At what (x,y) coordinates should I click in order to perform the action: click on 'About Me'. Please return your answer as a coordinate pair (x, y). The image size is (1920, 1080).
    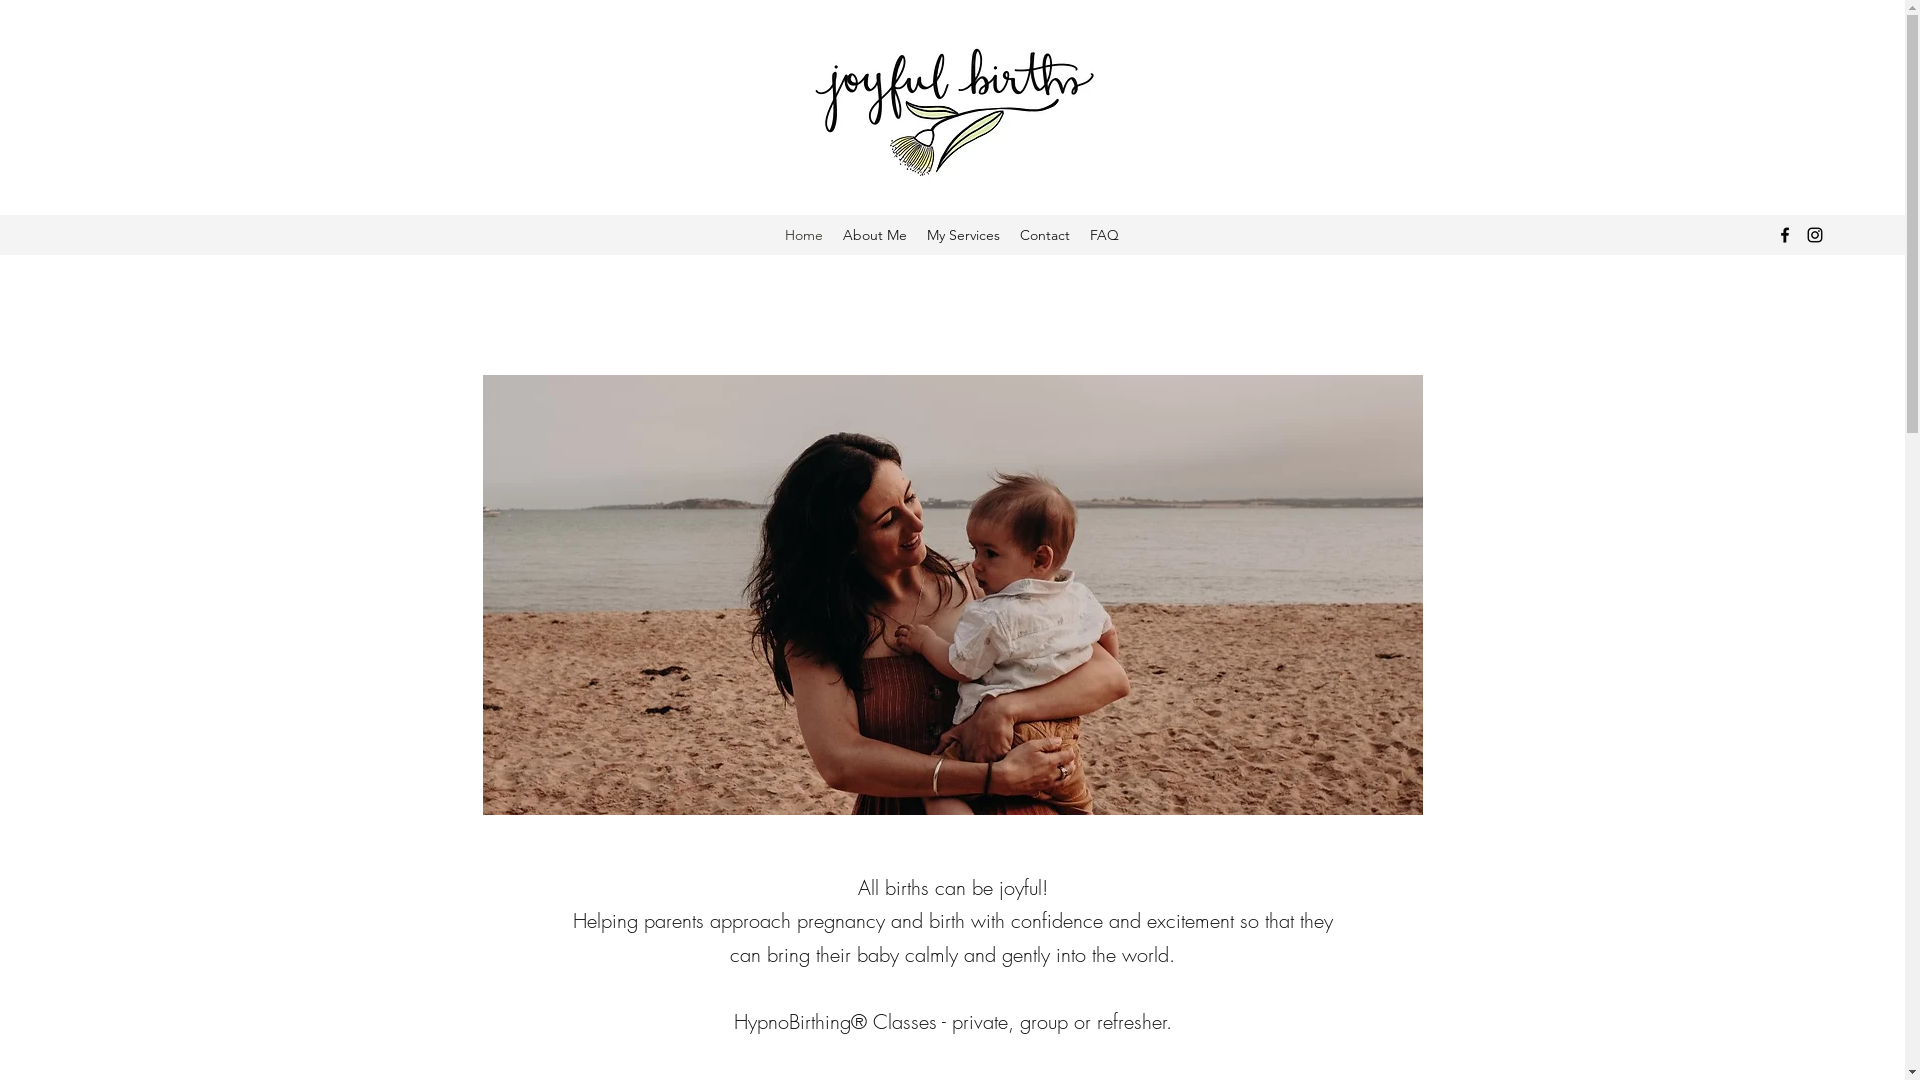
    Looking at the image, I should click on (874, 234).